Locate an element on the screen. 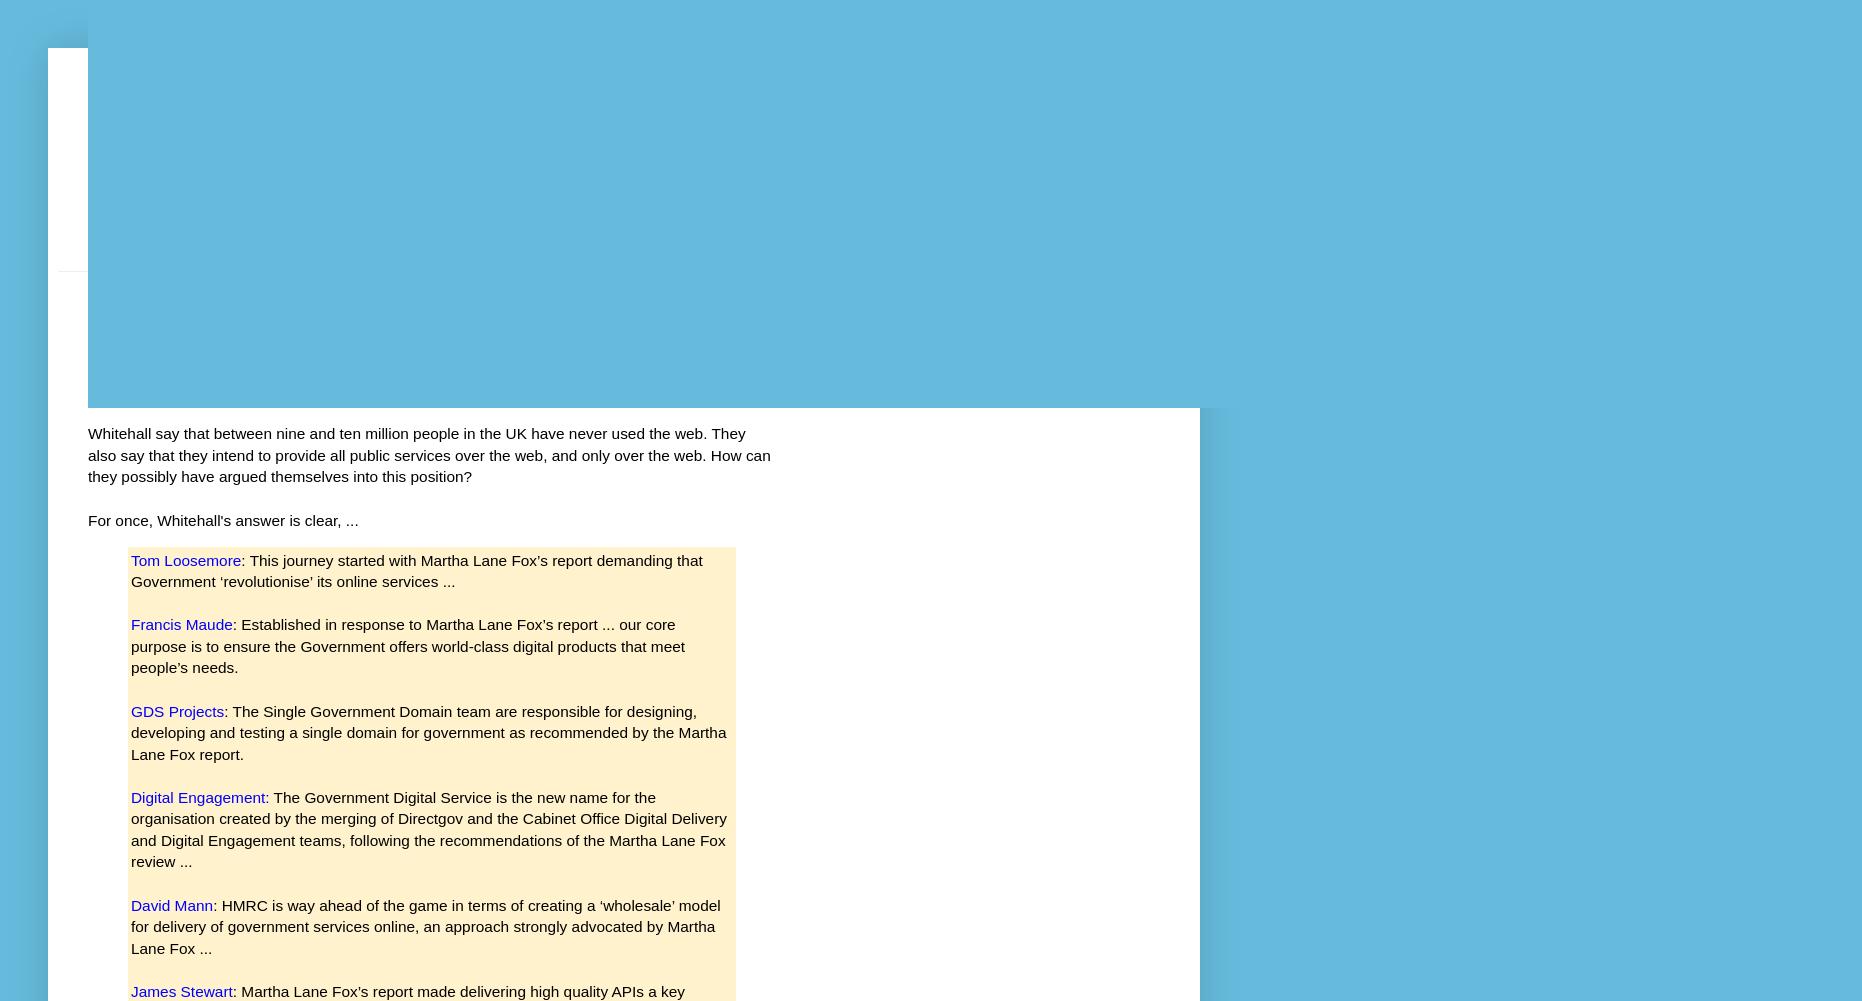 The image size is (1862, 1001). 'David Mann' is located at coordinates (171, 904).